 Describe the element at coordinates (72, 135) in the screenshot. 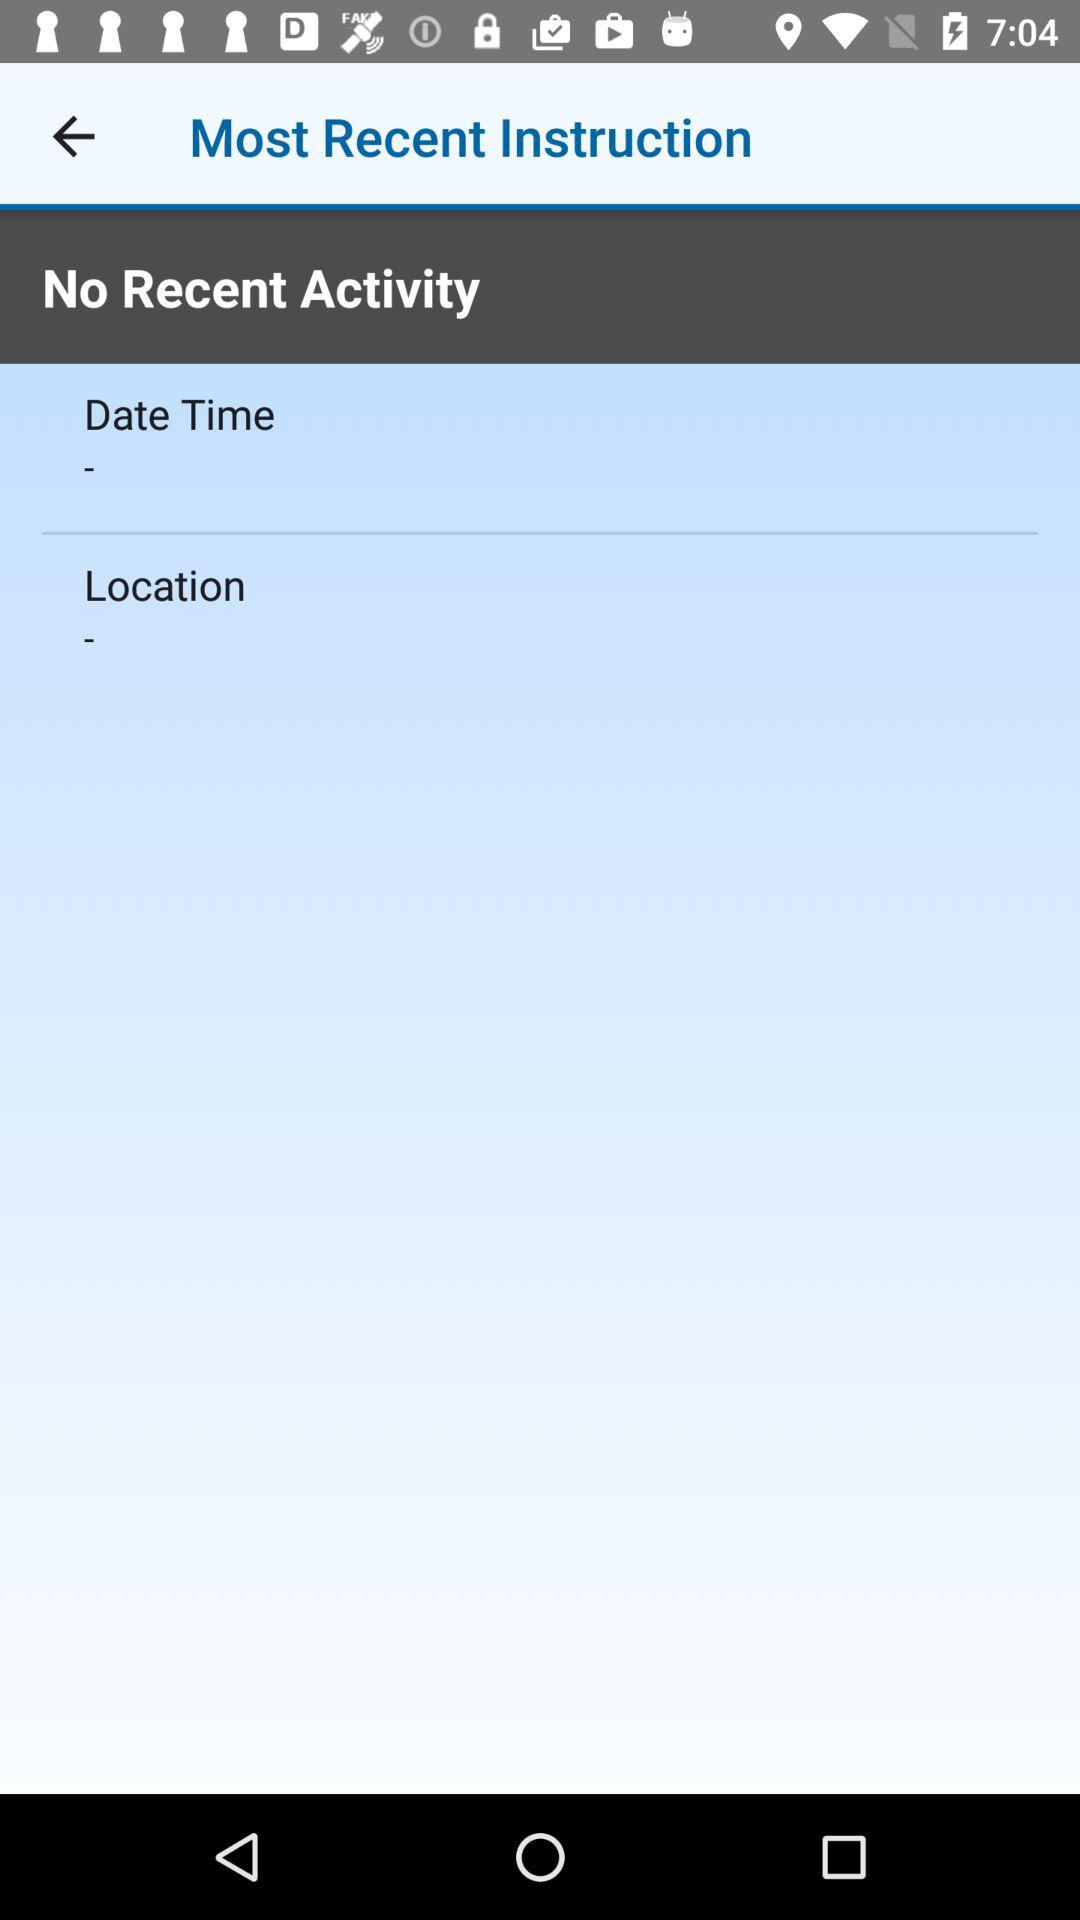

I see `item next to most recent instruction item` at that location.